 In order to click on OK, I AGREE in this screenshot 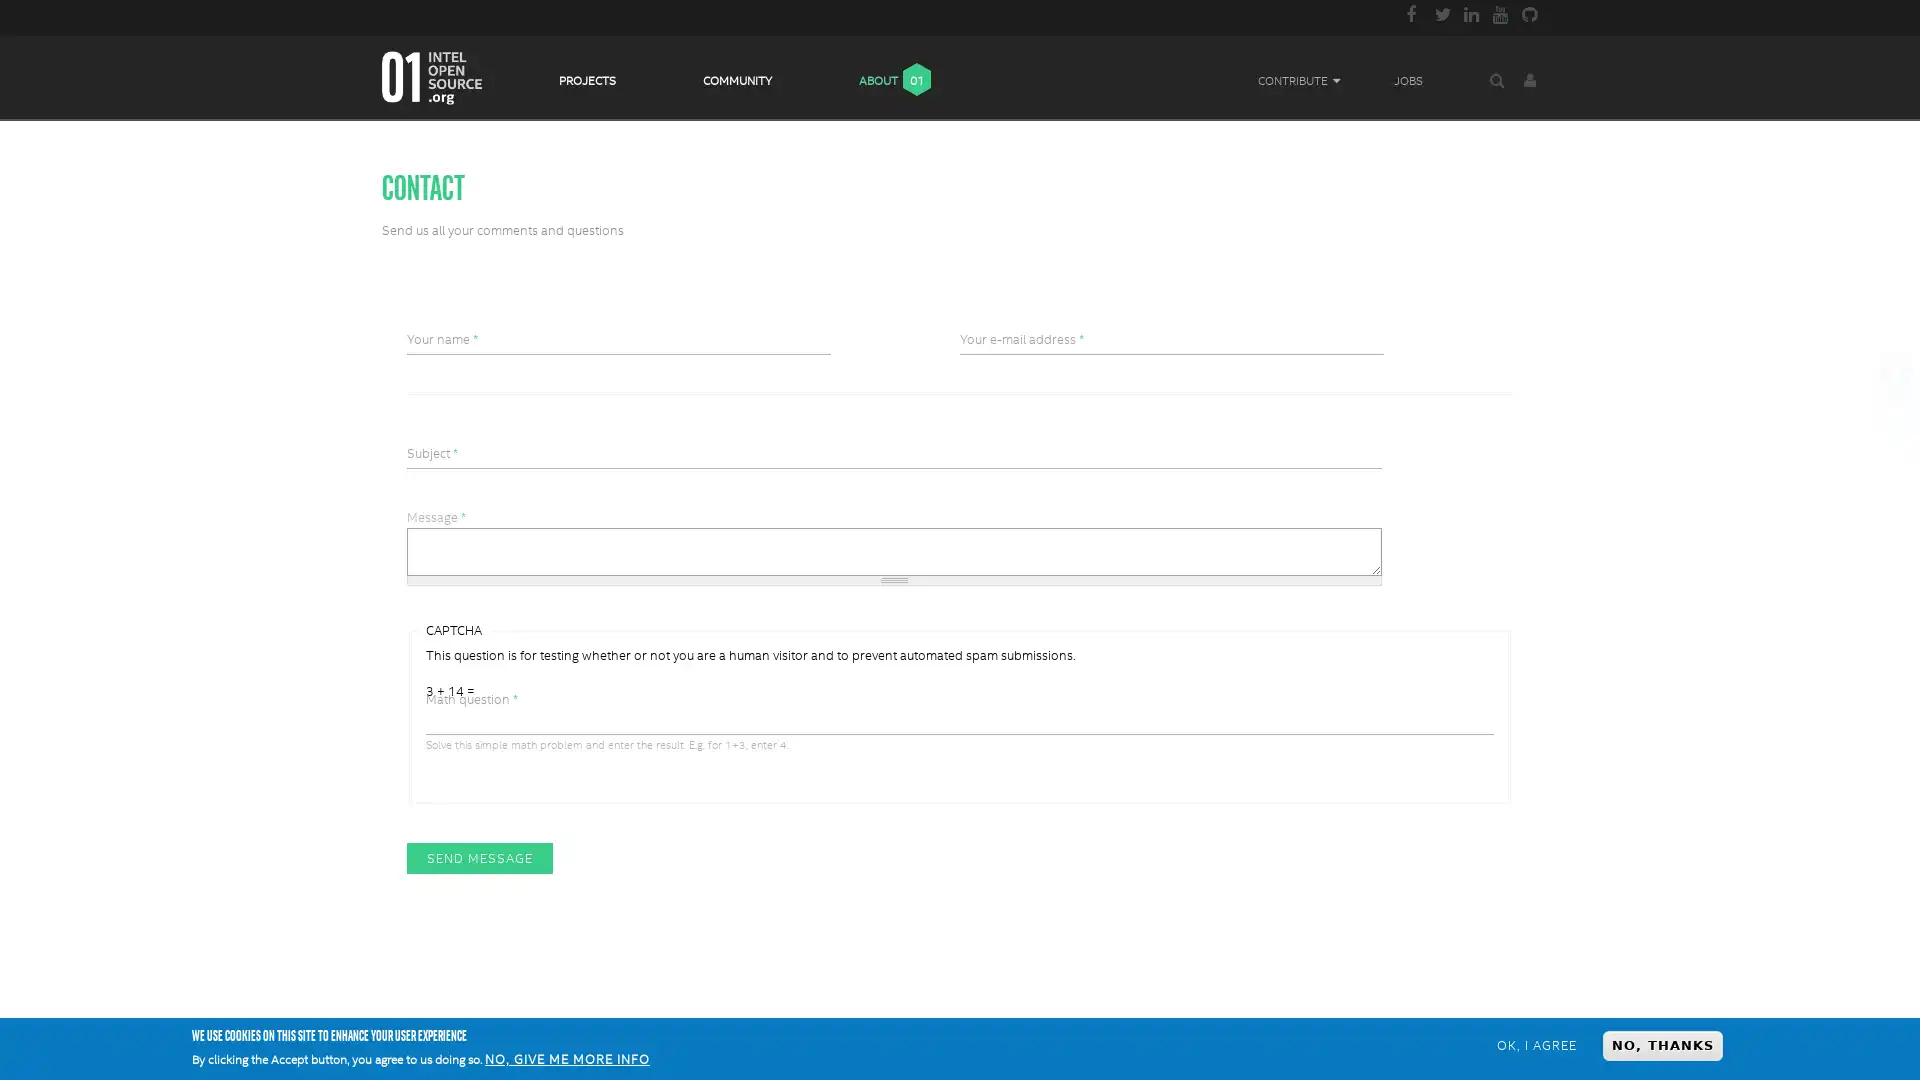, I will do `click(1535, 1044)`.